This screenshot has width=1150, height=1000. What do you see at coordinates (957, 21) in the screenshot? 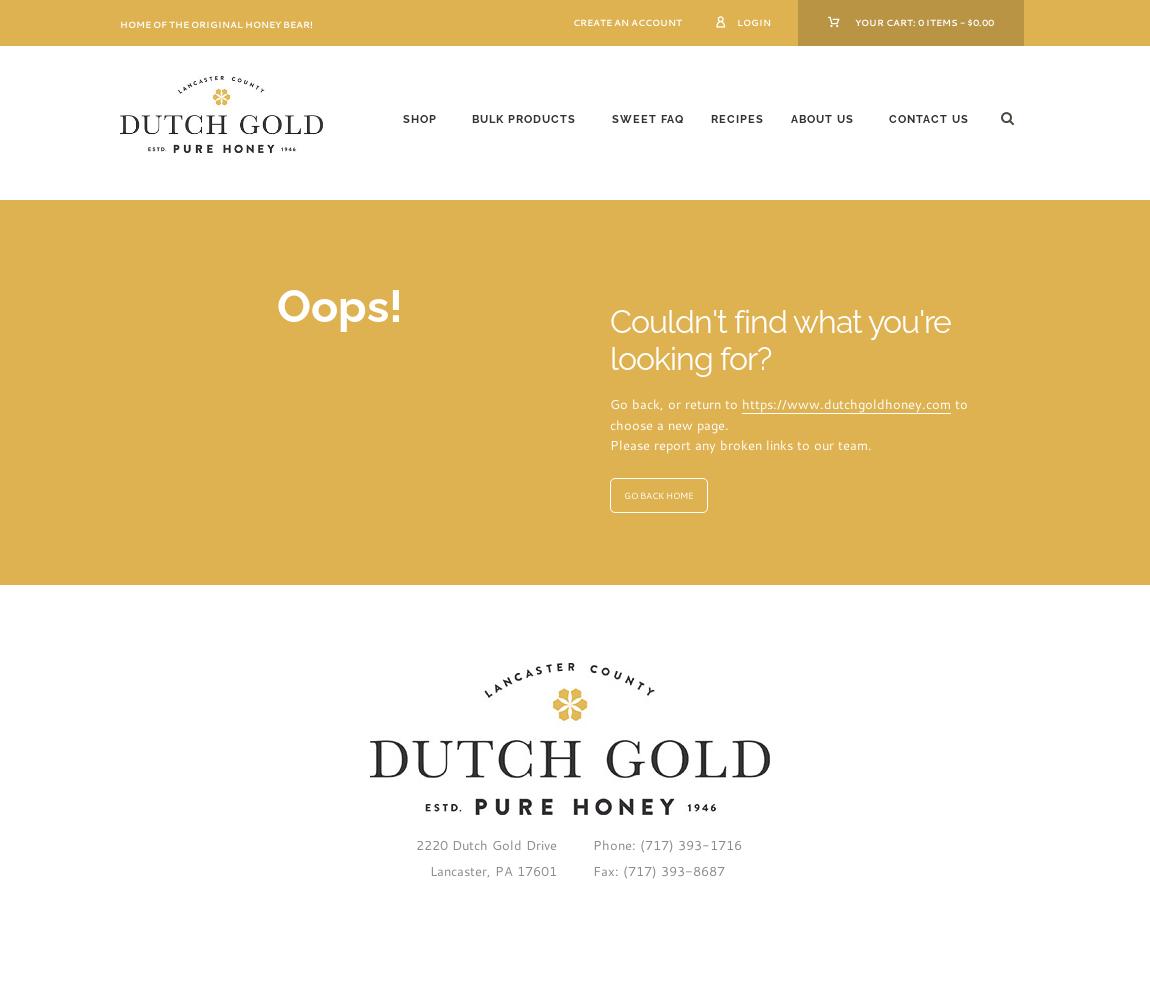
I see `'-'` at bounding box center [957, 21].